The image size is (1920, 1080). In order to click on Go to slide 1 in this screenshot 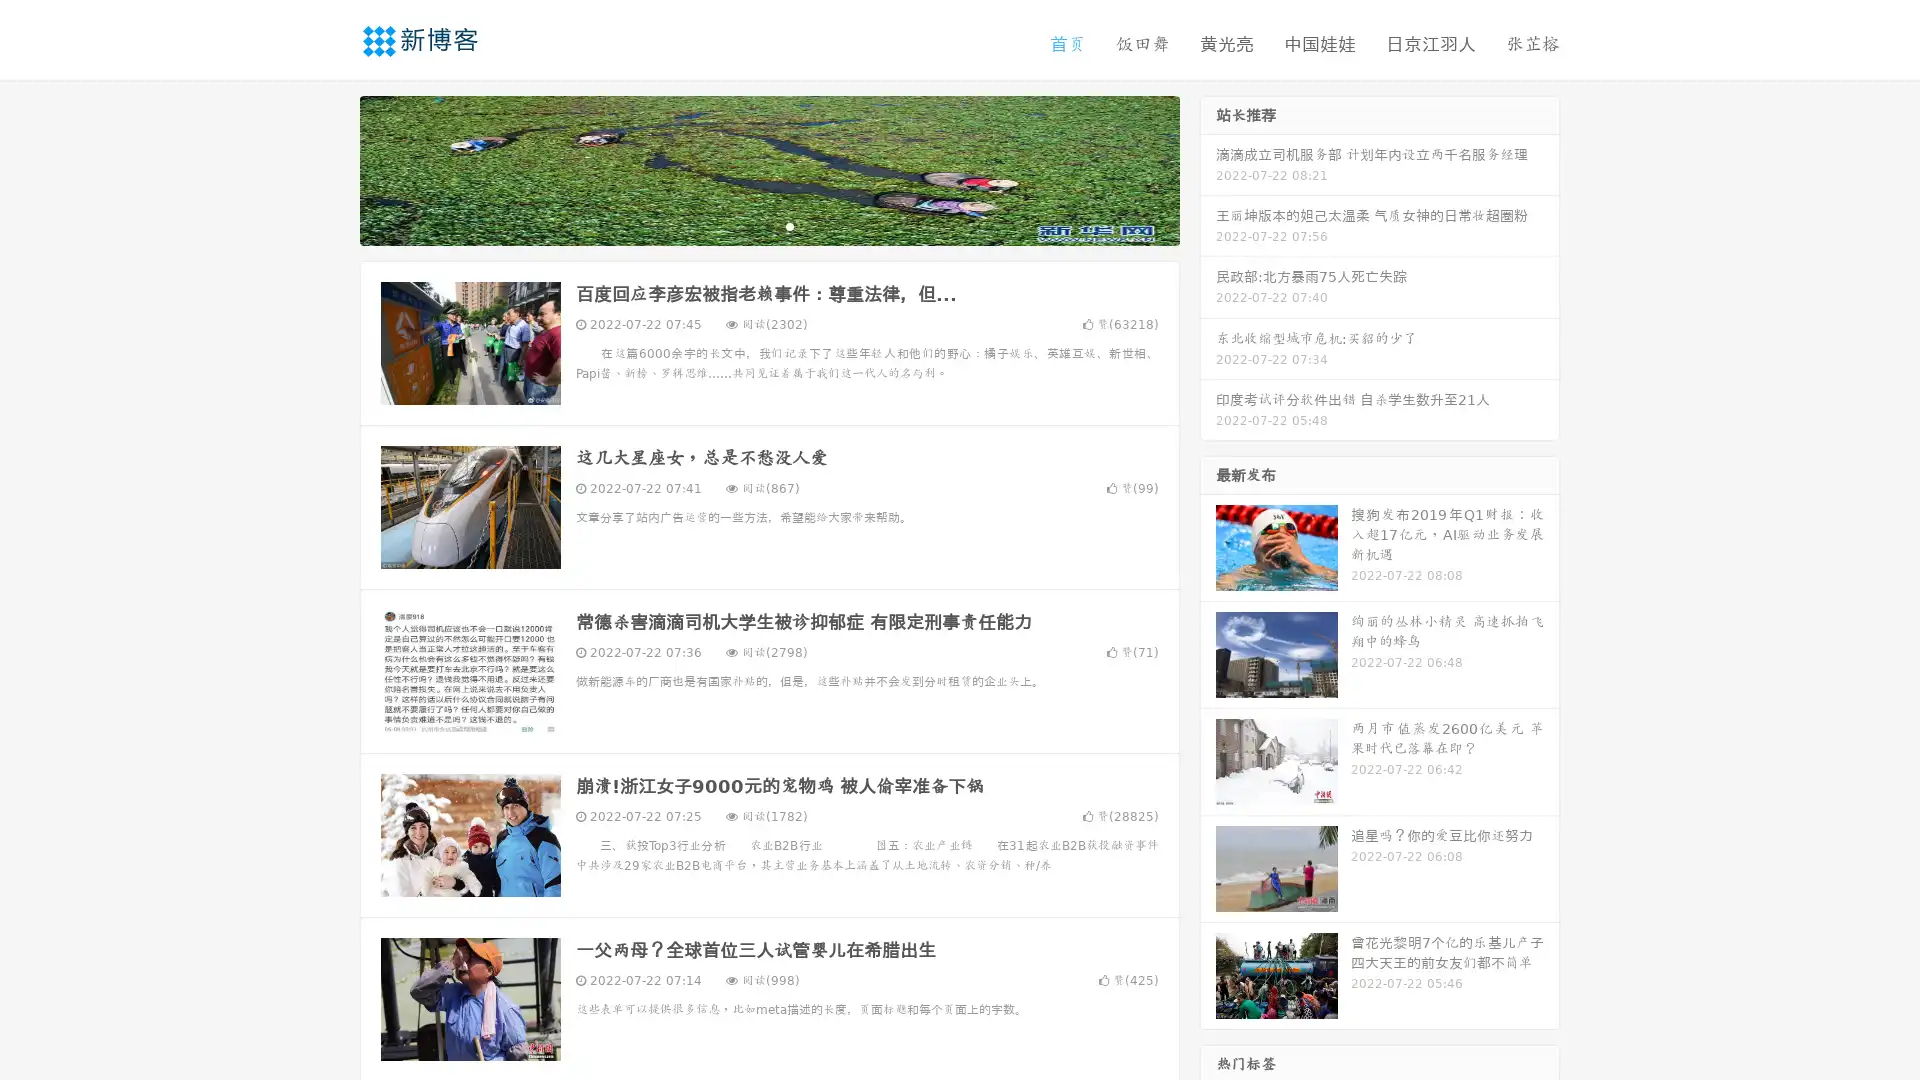, I will do `click(748, 225)`.